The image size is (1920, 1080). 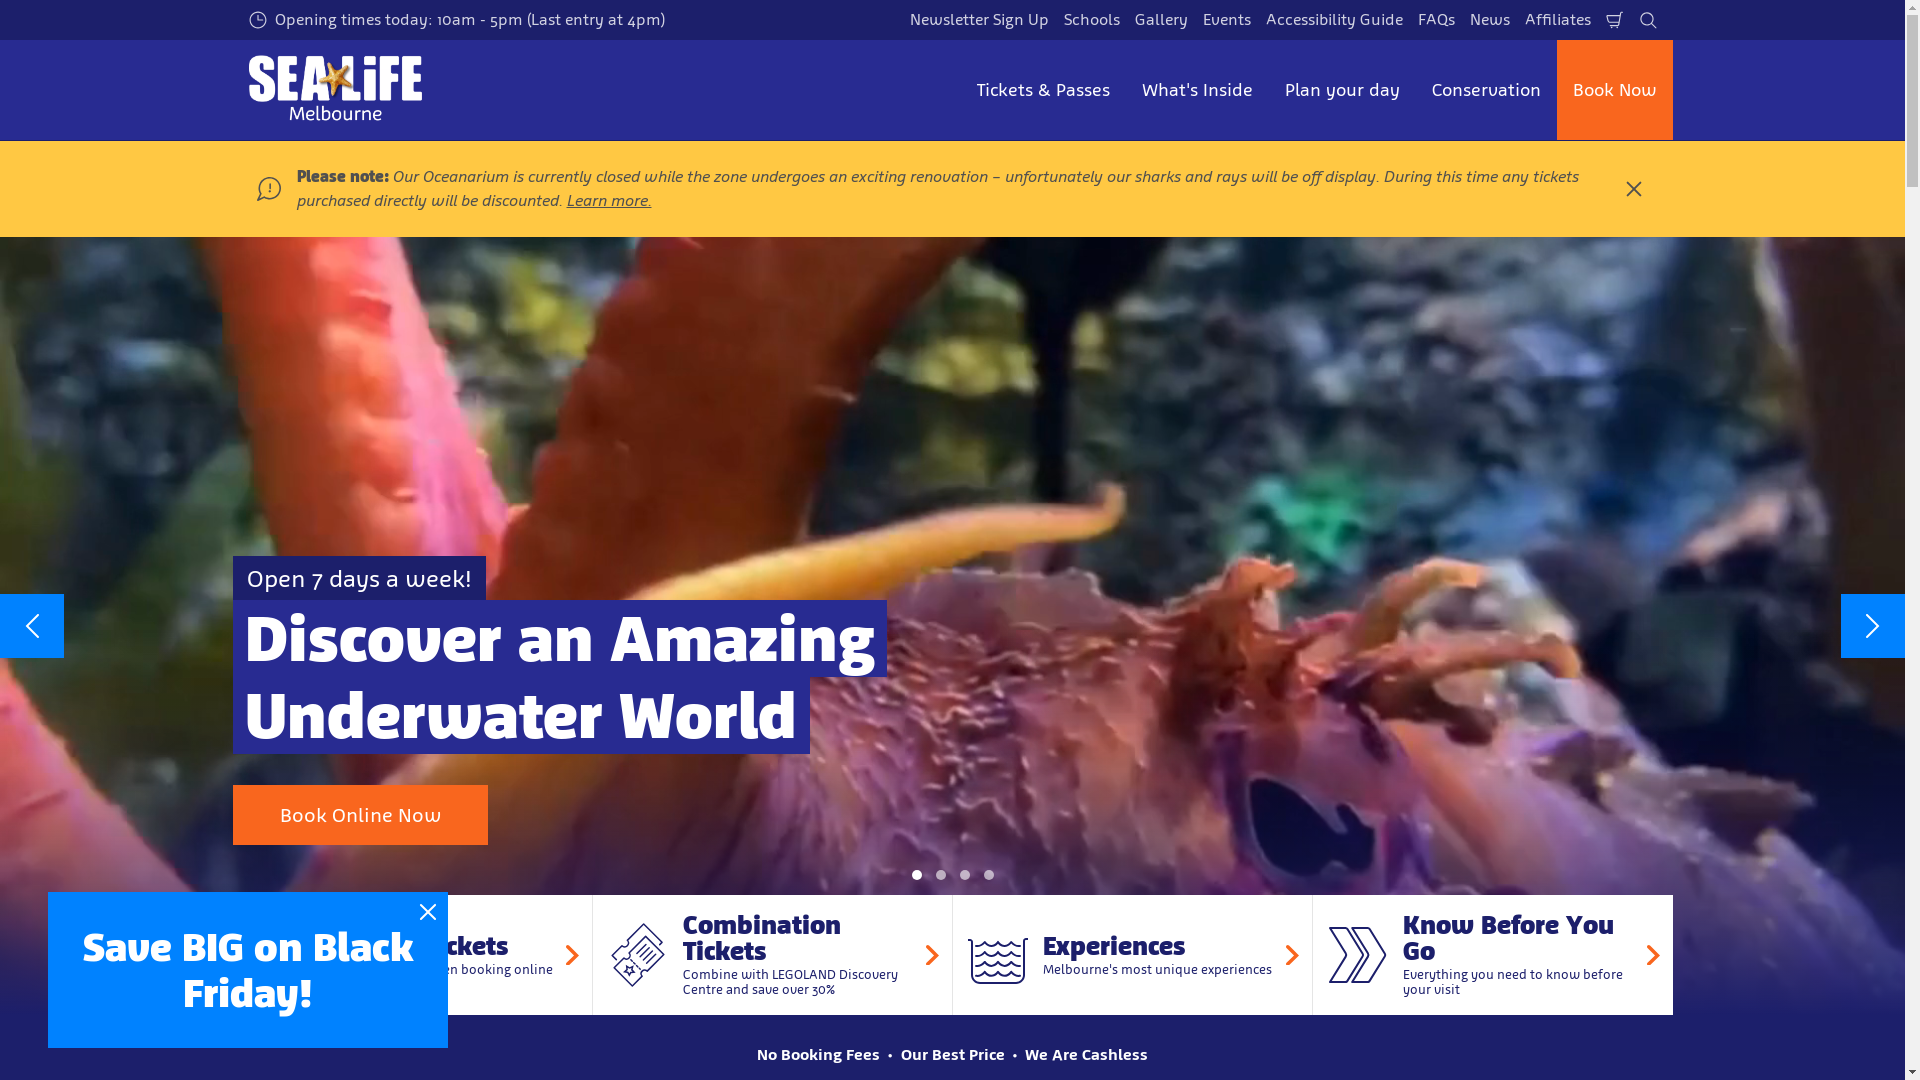 What do you see at coordinates (455, 19) in the screenshot?
I see `'Opening times today: 10am - 5pm (Last entry at 4pm)'` at bounding box center [455, 19].